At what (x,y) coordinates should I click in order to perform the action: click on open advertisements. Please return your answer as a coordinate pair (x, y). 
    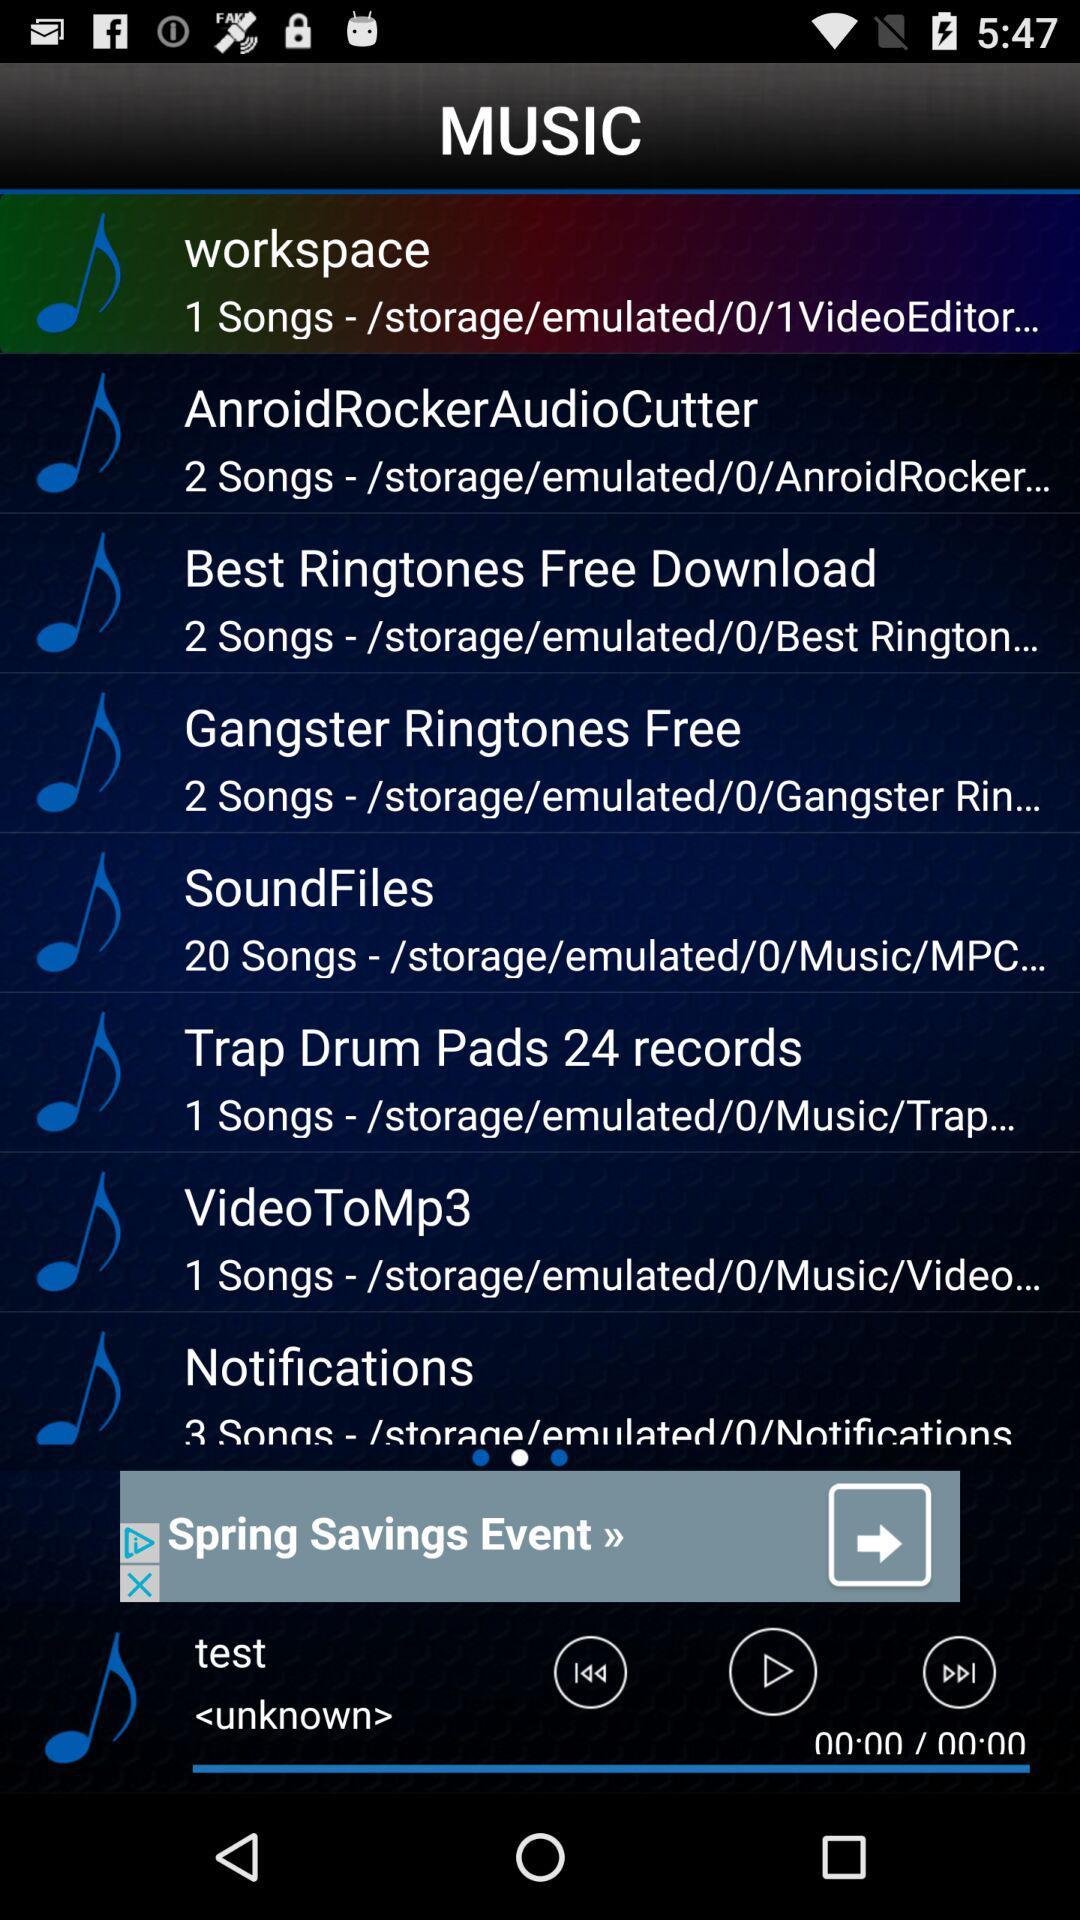
    Looking at the image, I should click on (540, 1535).